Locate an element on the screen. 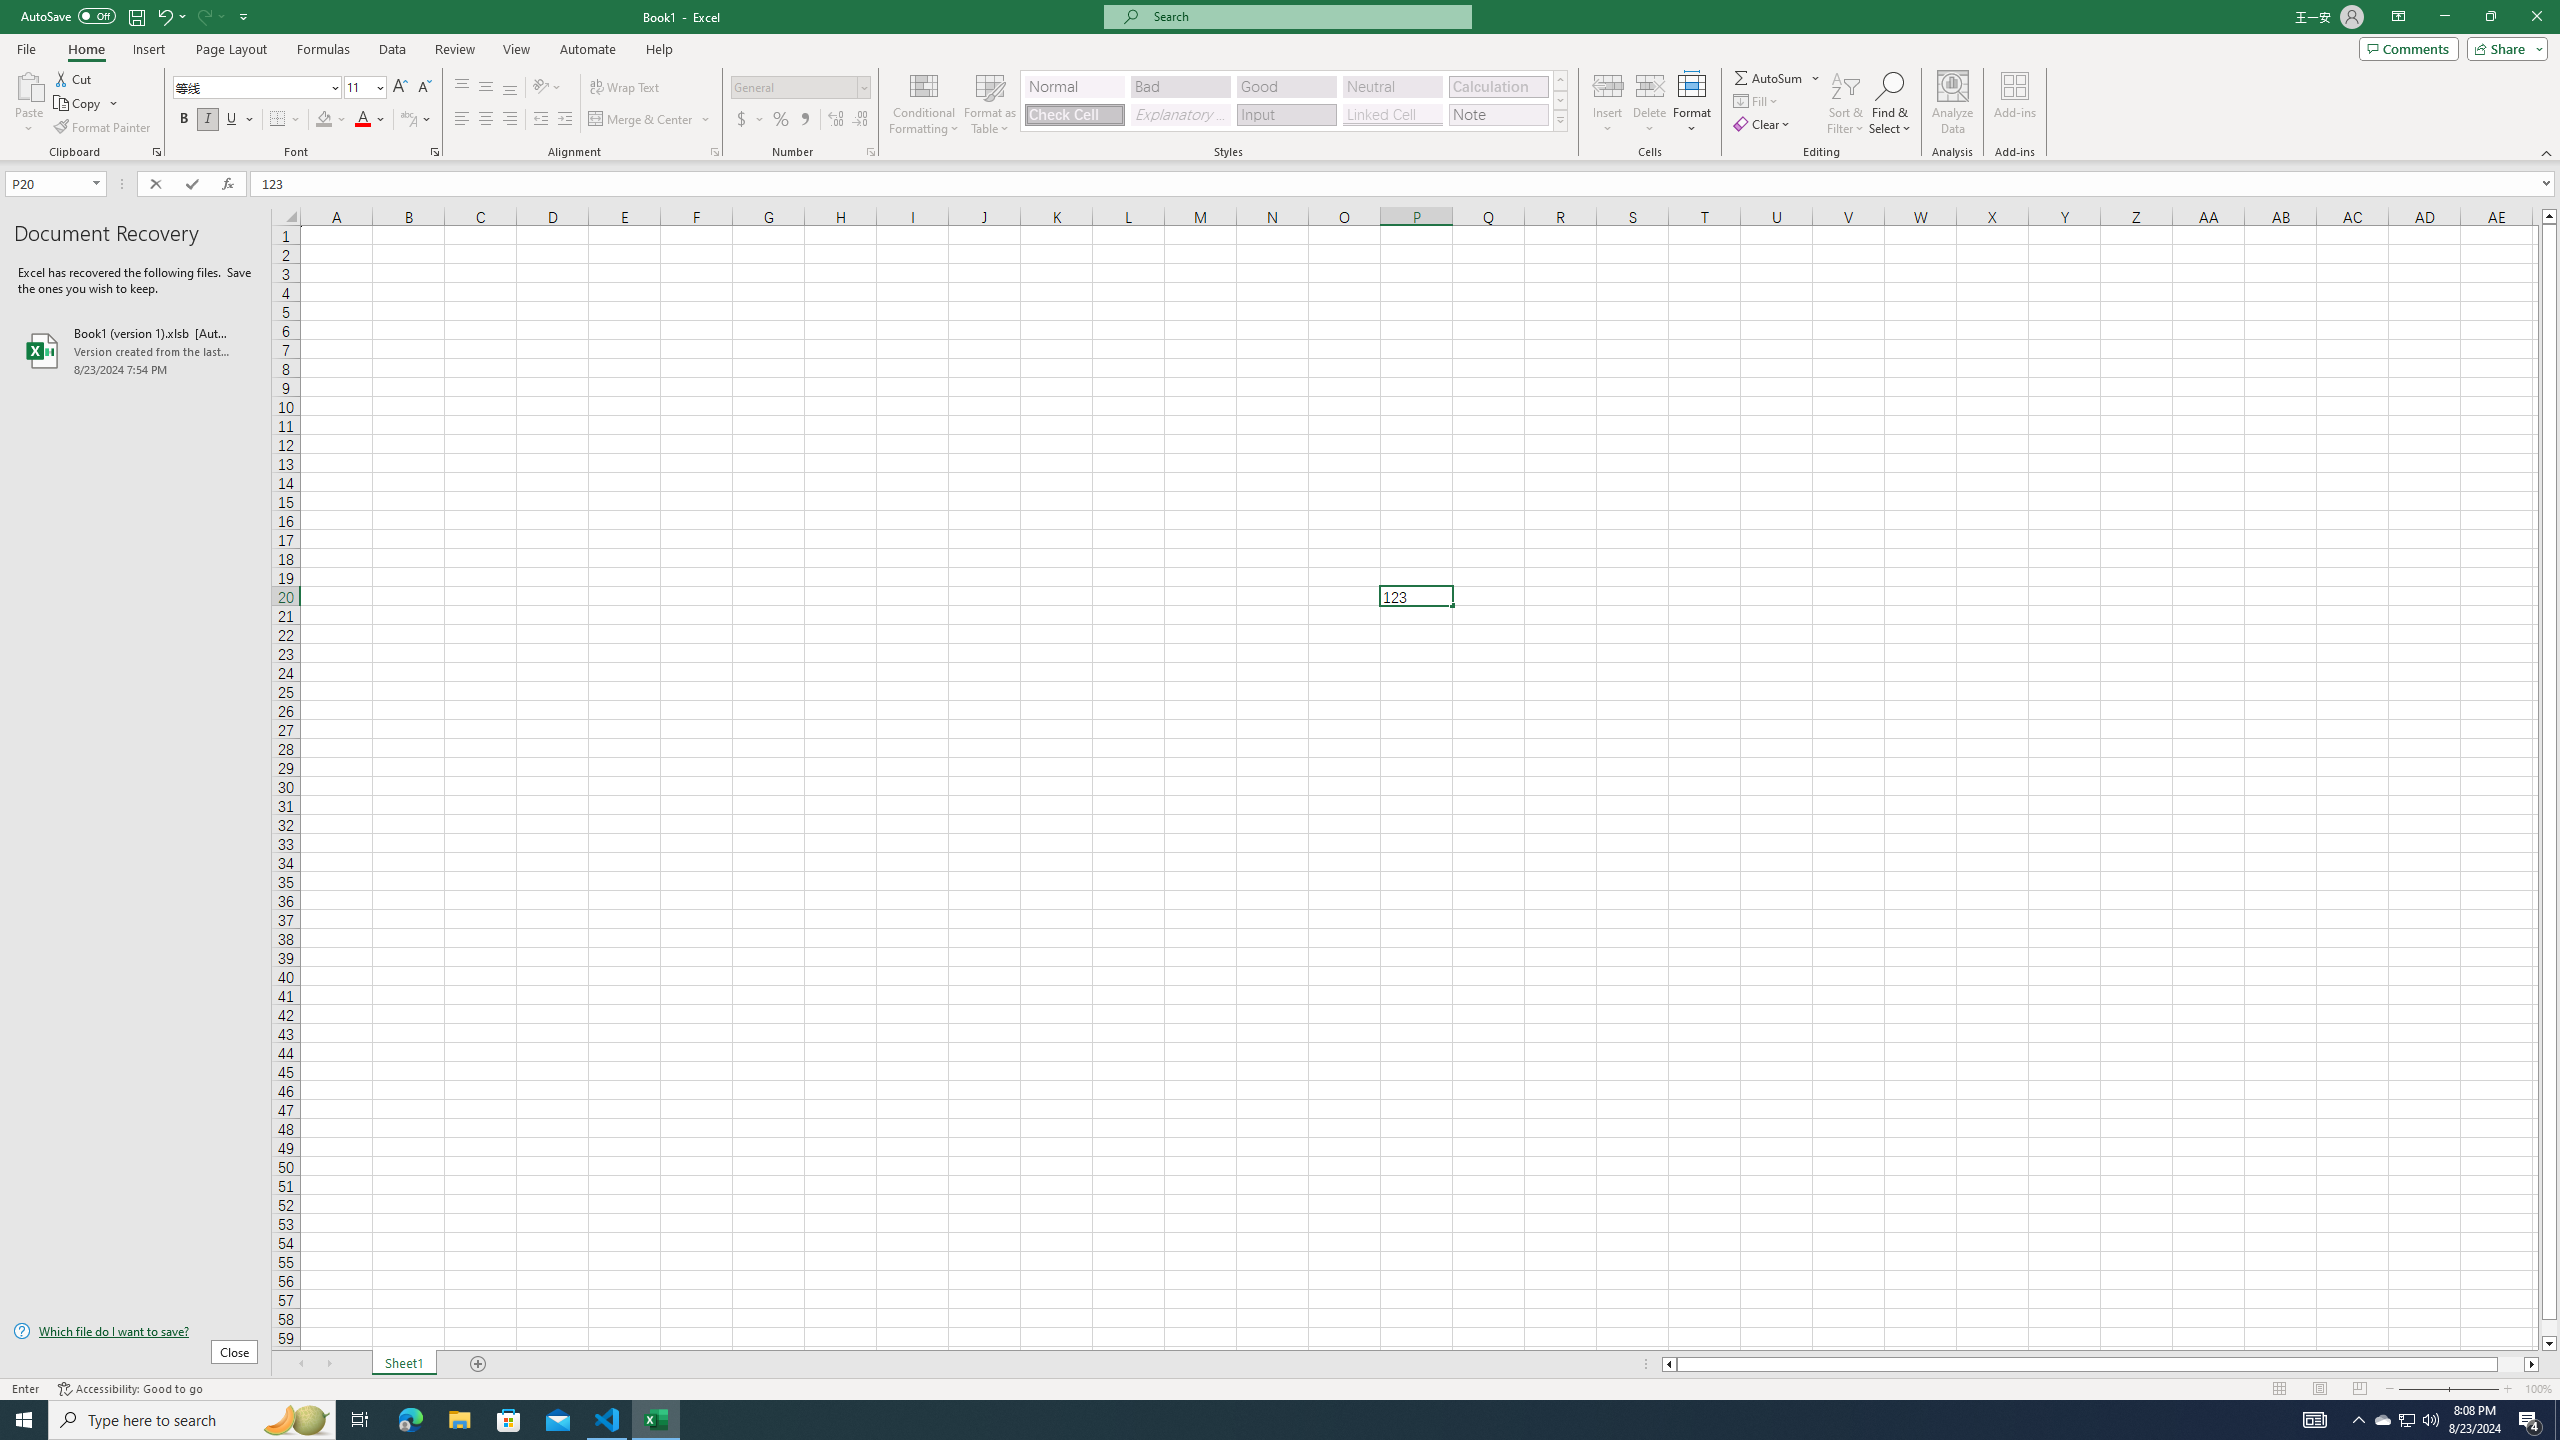  'Number Format' is located at coordinates (800, 87).